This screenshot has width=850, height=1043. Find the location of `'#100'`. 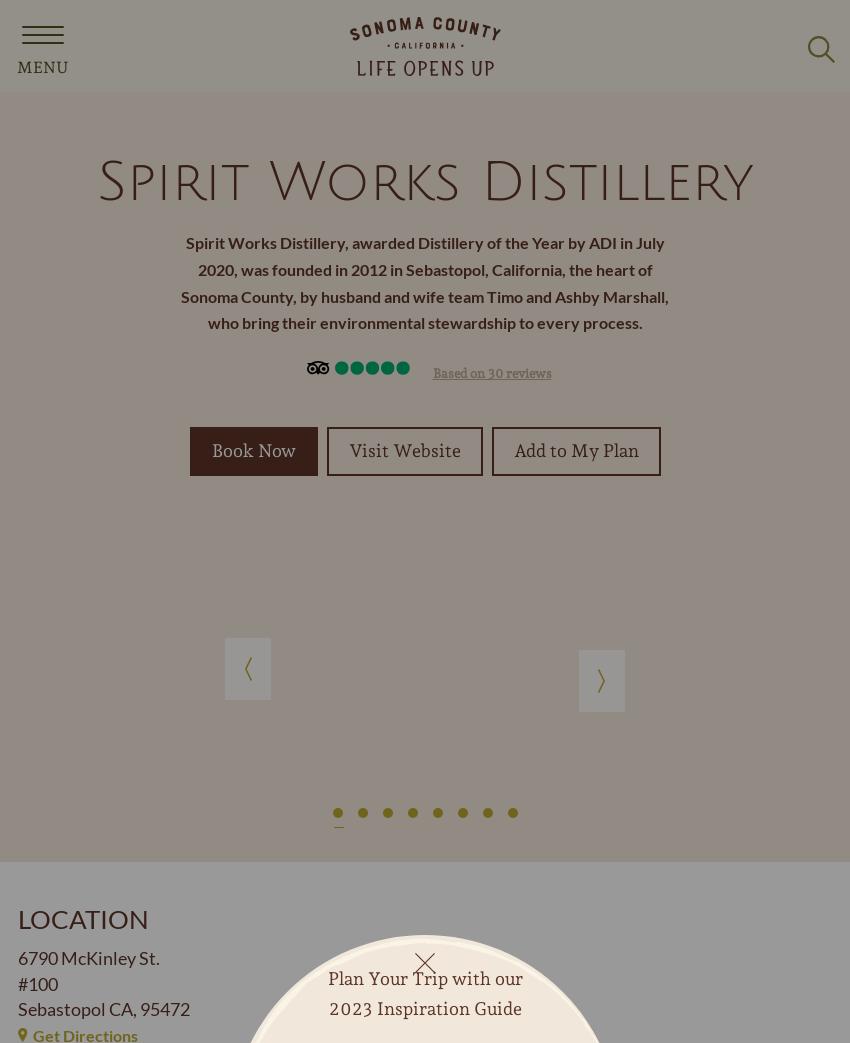

'#100' is located at coordinates (17, 983).